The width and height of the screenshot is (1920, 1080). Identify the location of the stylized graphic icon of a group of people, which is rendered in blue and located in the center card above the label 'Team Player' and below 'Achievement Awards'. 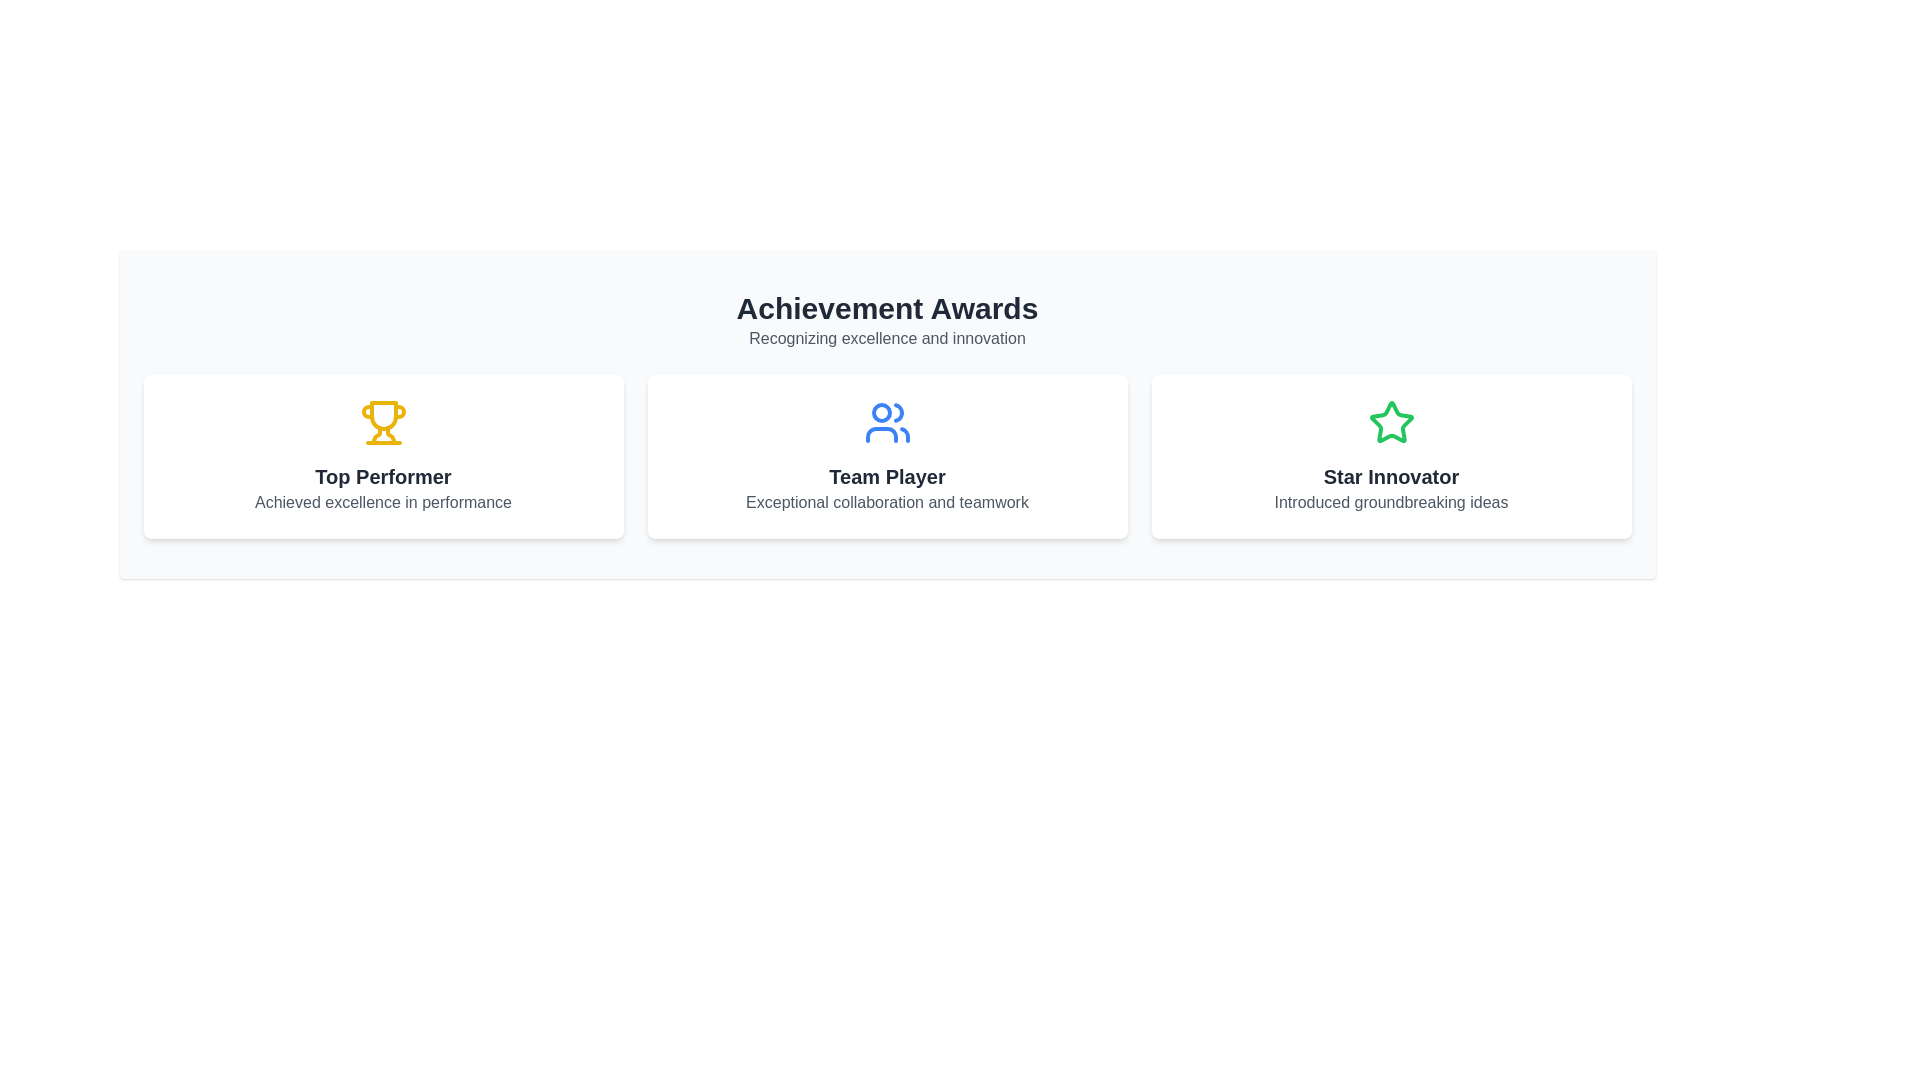
(886, 422).